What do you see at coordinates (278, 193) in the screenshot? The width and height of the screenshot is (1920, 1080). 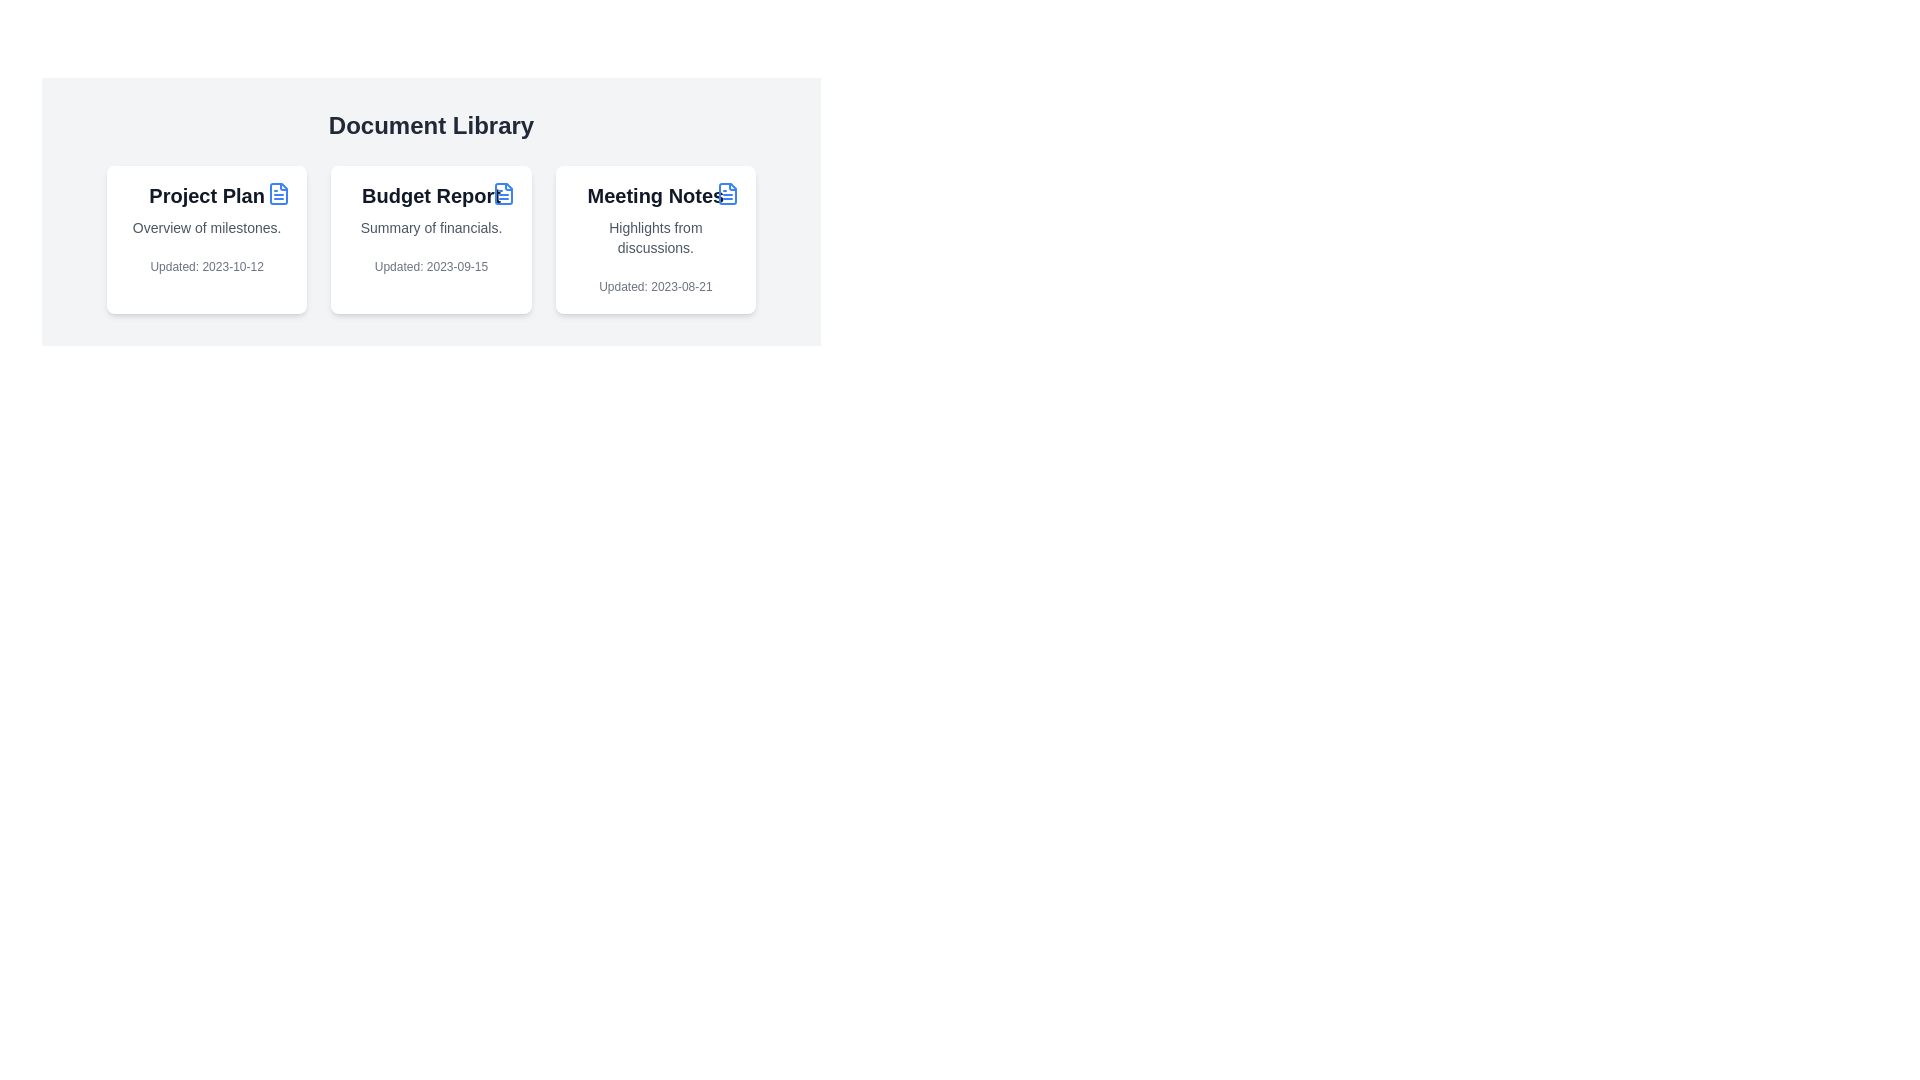 I see `the icon that visually denotes the type of content or category associated with the 'Project Plan', located in the top-right corner of the 'Project Plan' card` at bounding box center [278, 193].